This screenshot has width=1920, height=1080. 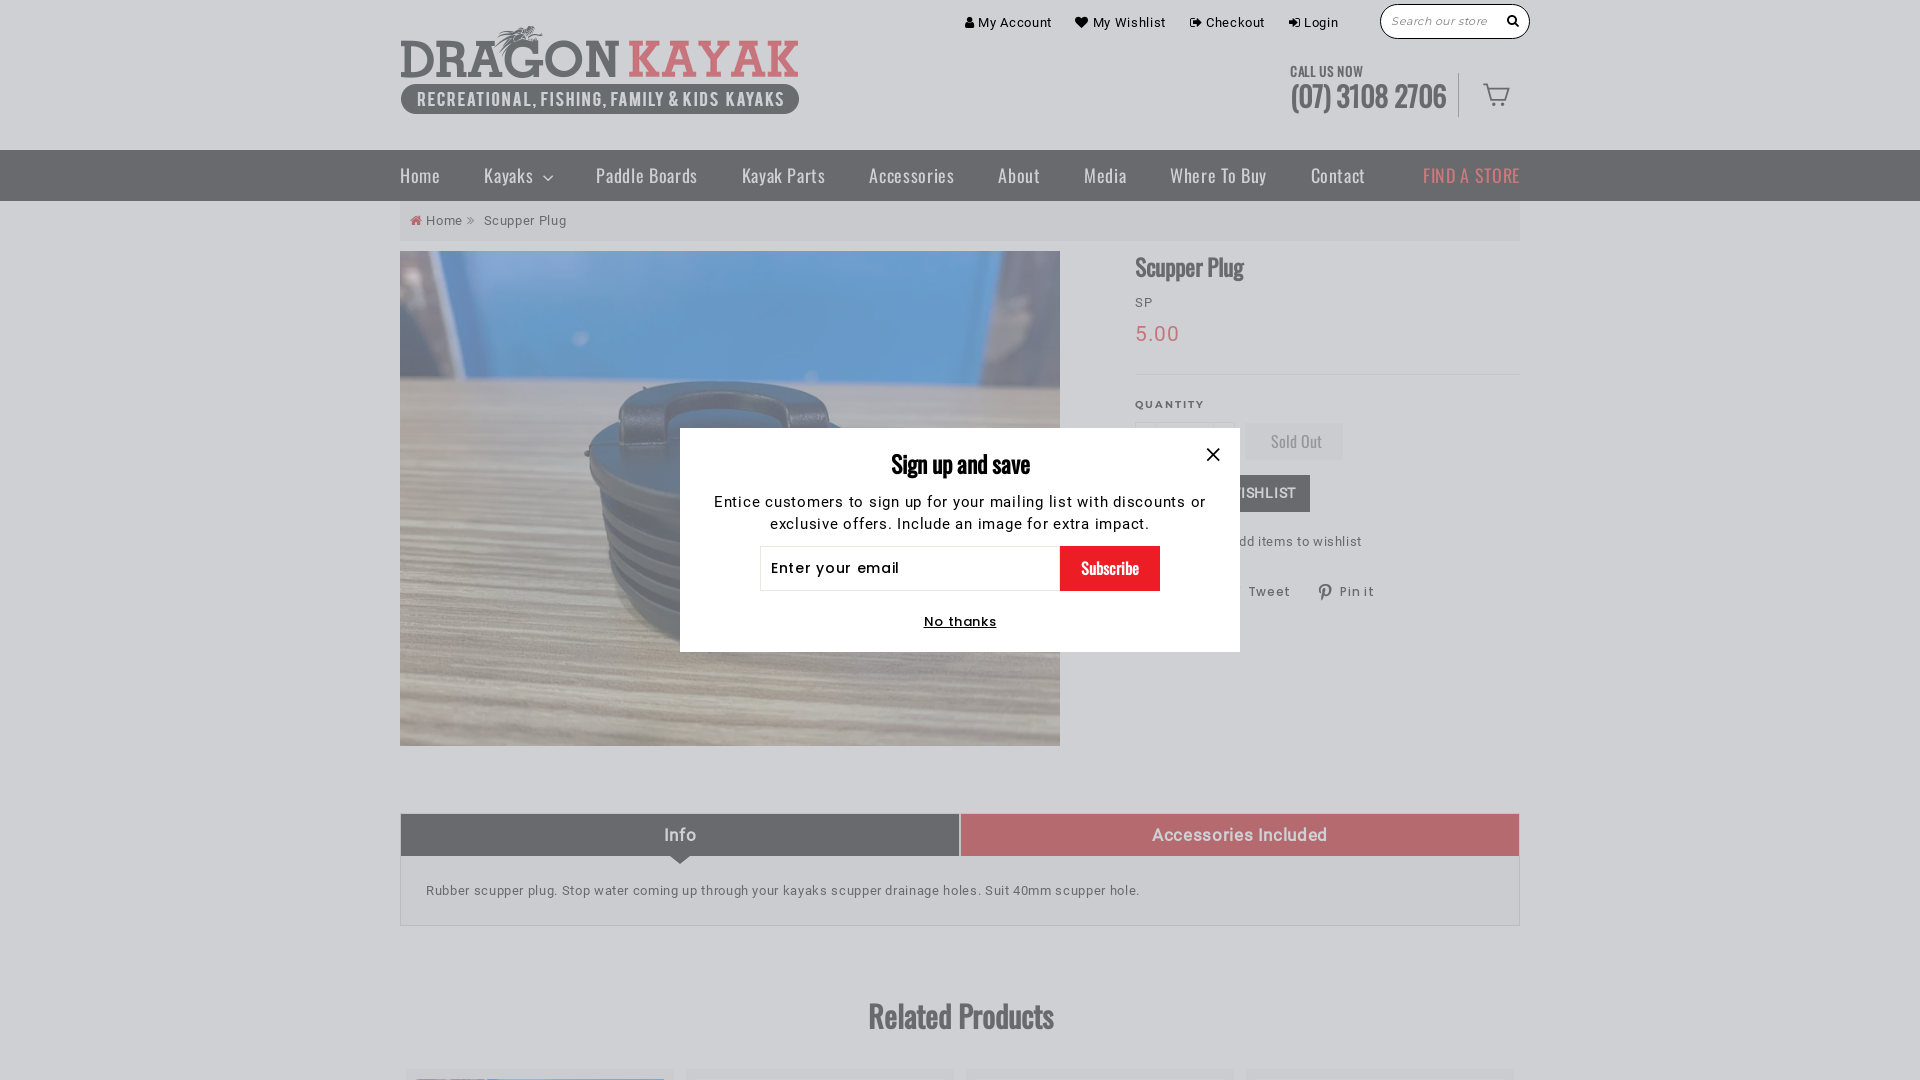 I want to click on 'My Account, so click(x=1008, y=23).